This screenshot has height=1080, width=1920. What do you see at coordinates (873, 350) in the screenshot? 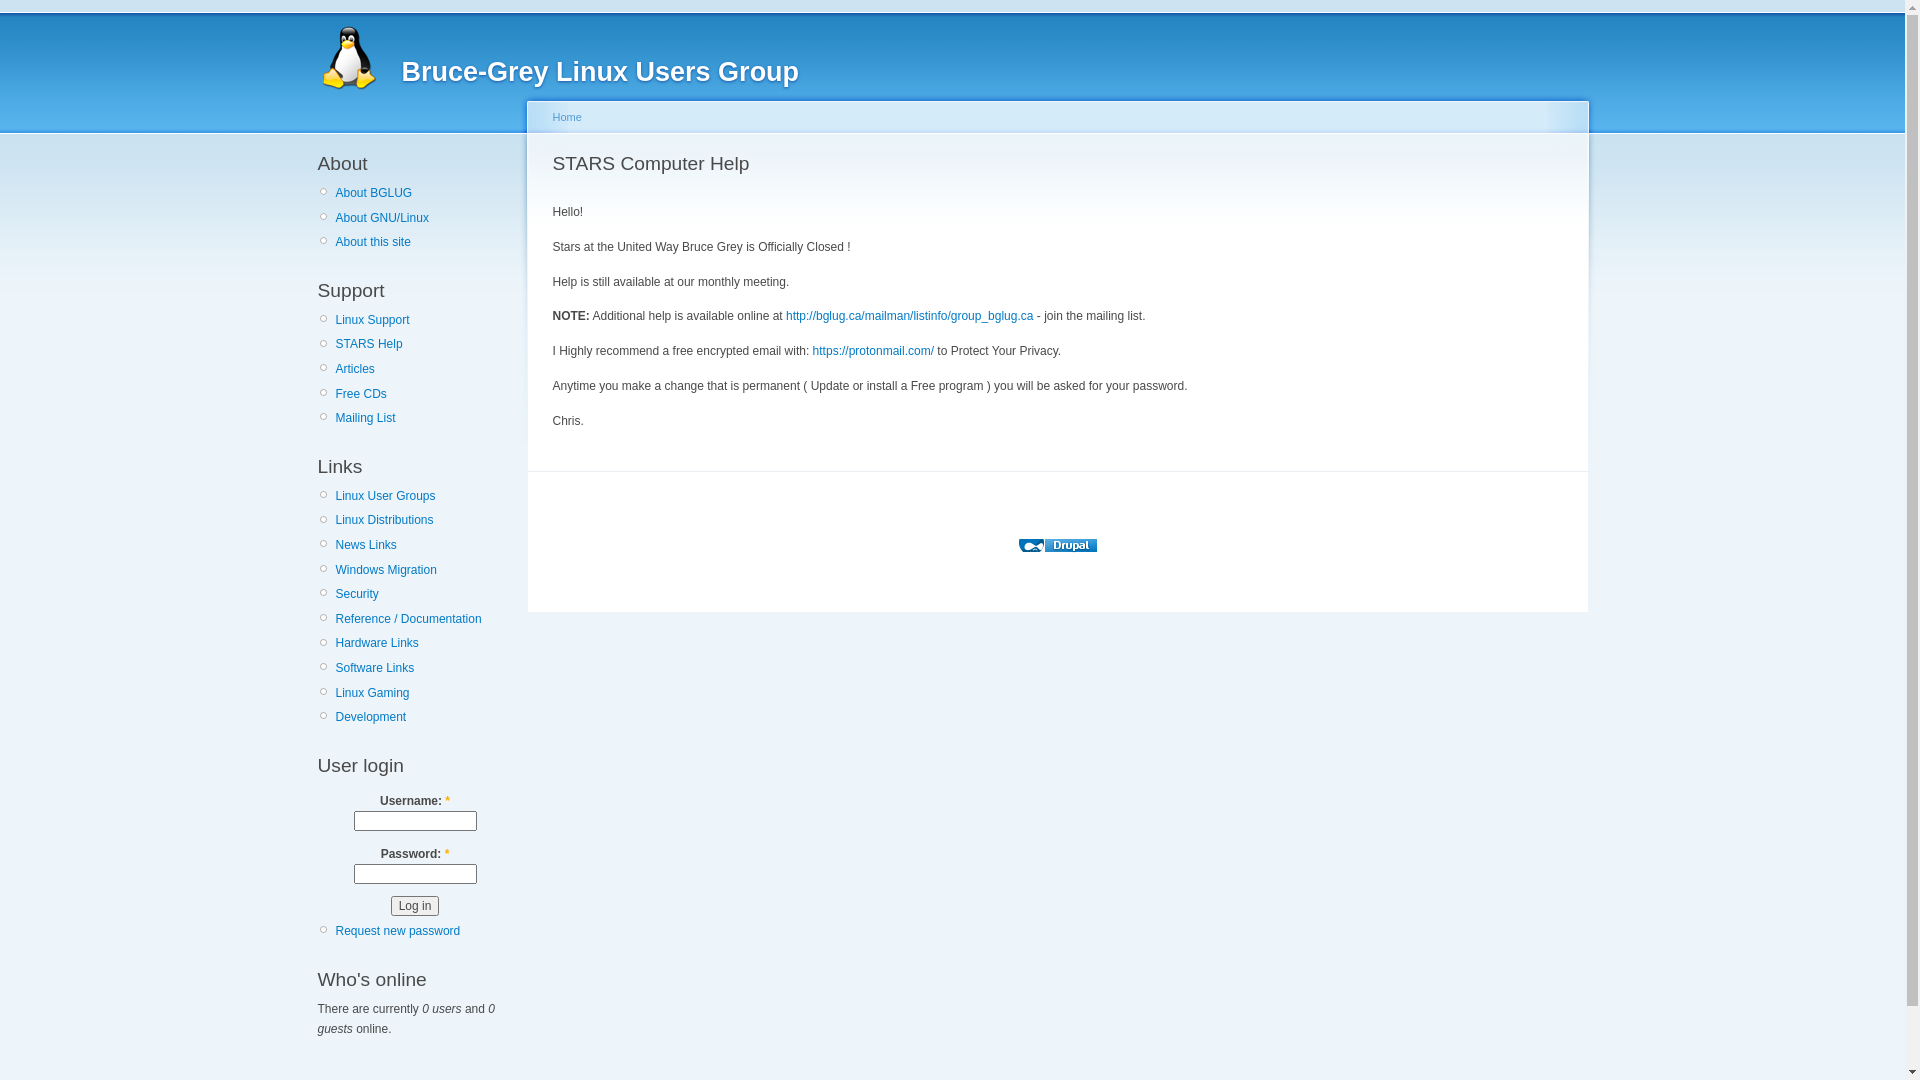
I see `'https://protonmail.com/'` at bounding box center [873, 350].